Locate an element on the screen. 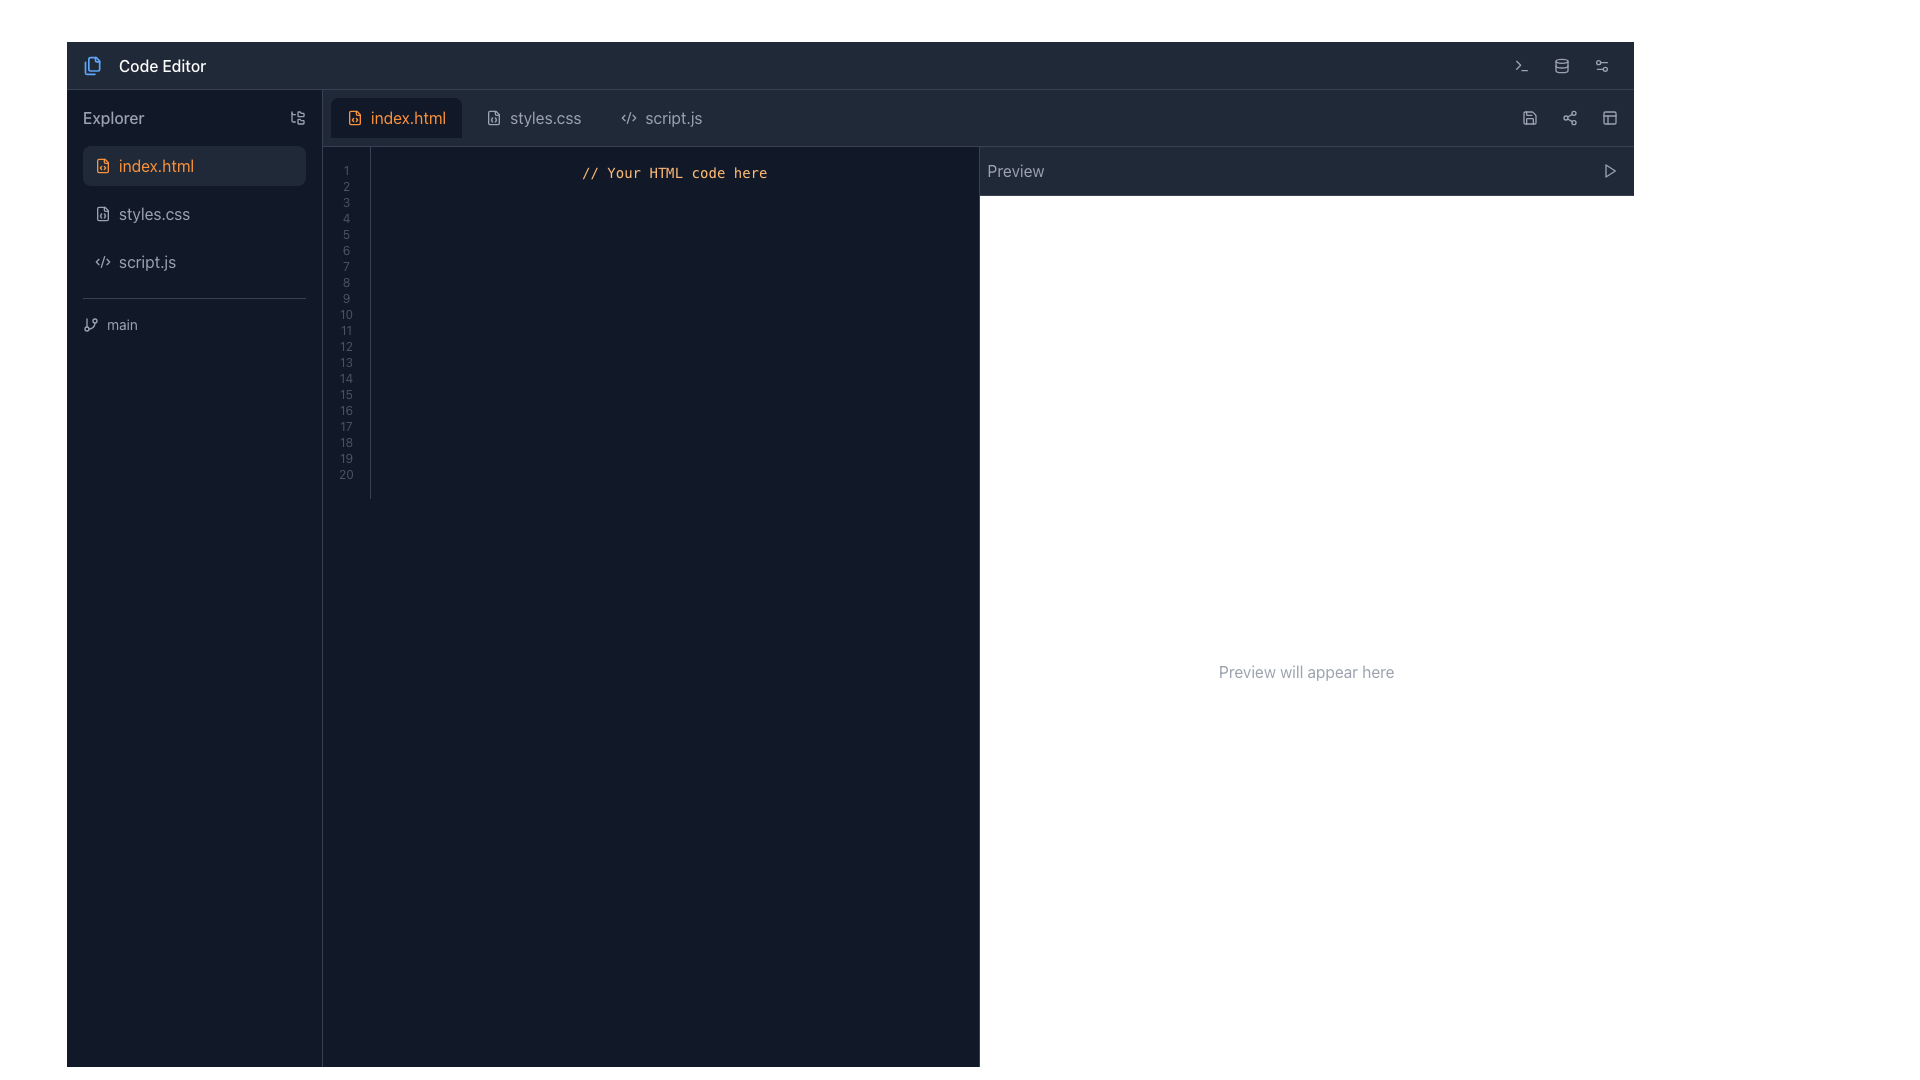 Image resolution: width=1920 pixels, height=1080 pixels. the share button located in the middle of a group of three buttons on the right of the main code editor's toolbar is located at coordinates (1568, 118).